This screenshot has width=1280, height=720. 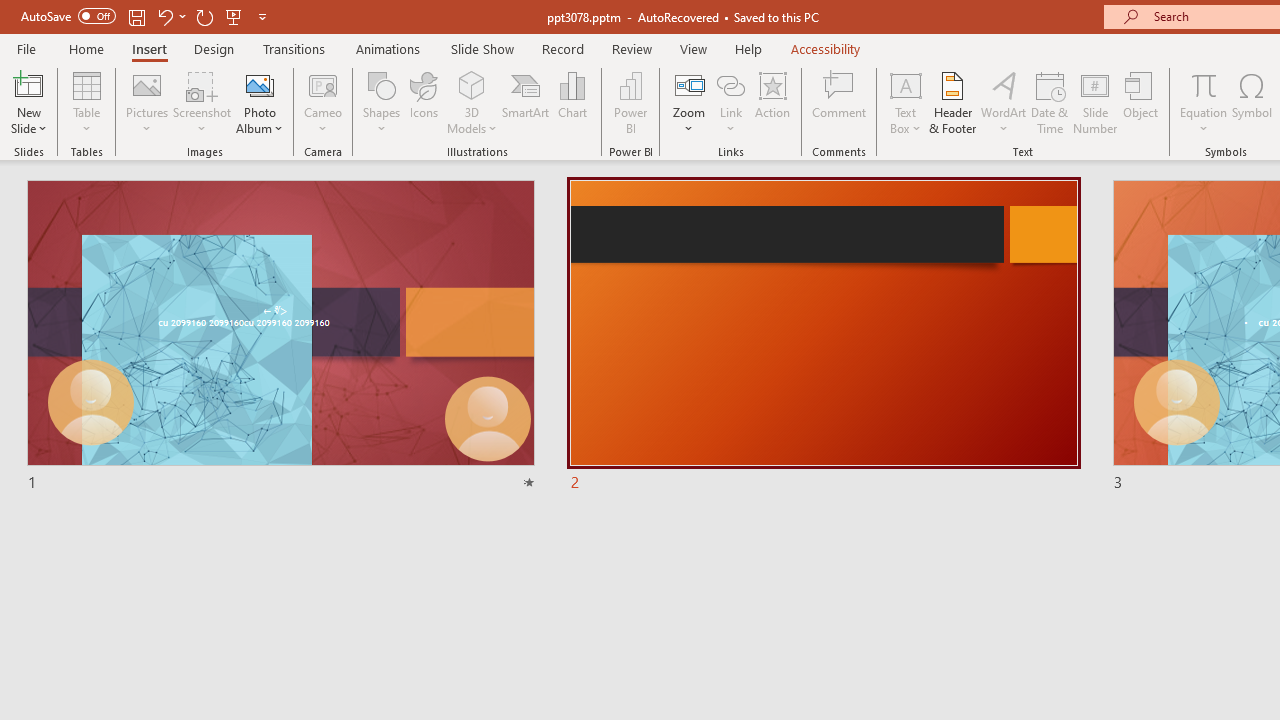 I want to click on 'Date & Time...', so click(x=1049, y=103).